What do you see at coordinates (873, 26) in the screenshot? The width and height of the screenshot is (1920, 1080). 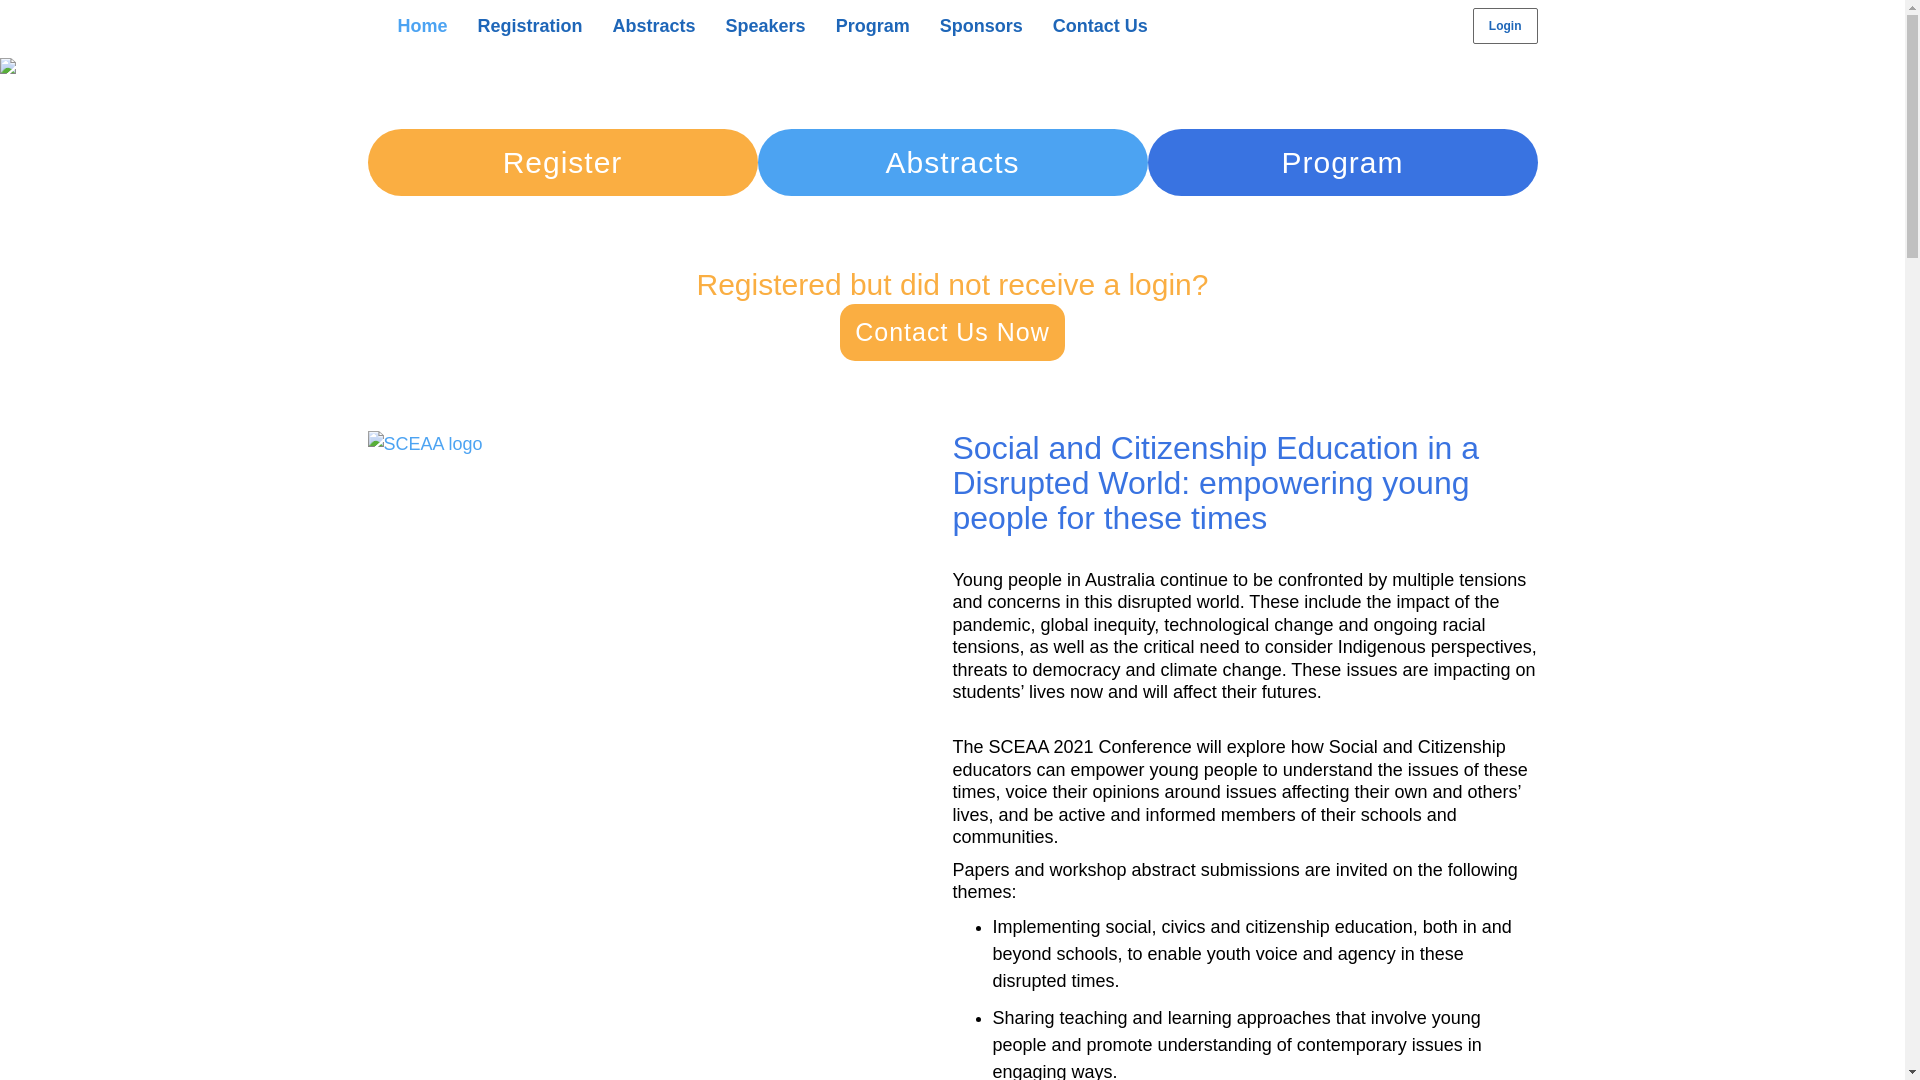 I see `'Program'` at bounding box center [873, 26].